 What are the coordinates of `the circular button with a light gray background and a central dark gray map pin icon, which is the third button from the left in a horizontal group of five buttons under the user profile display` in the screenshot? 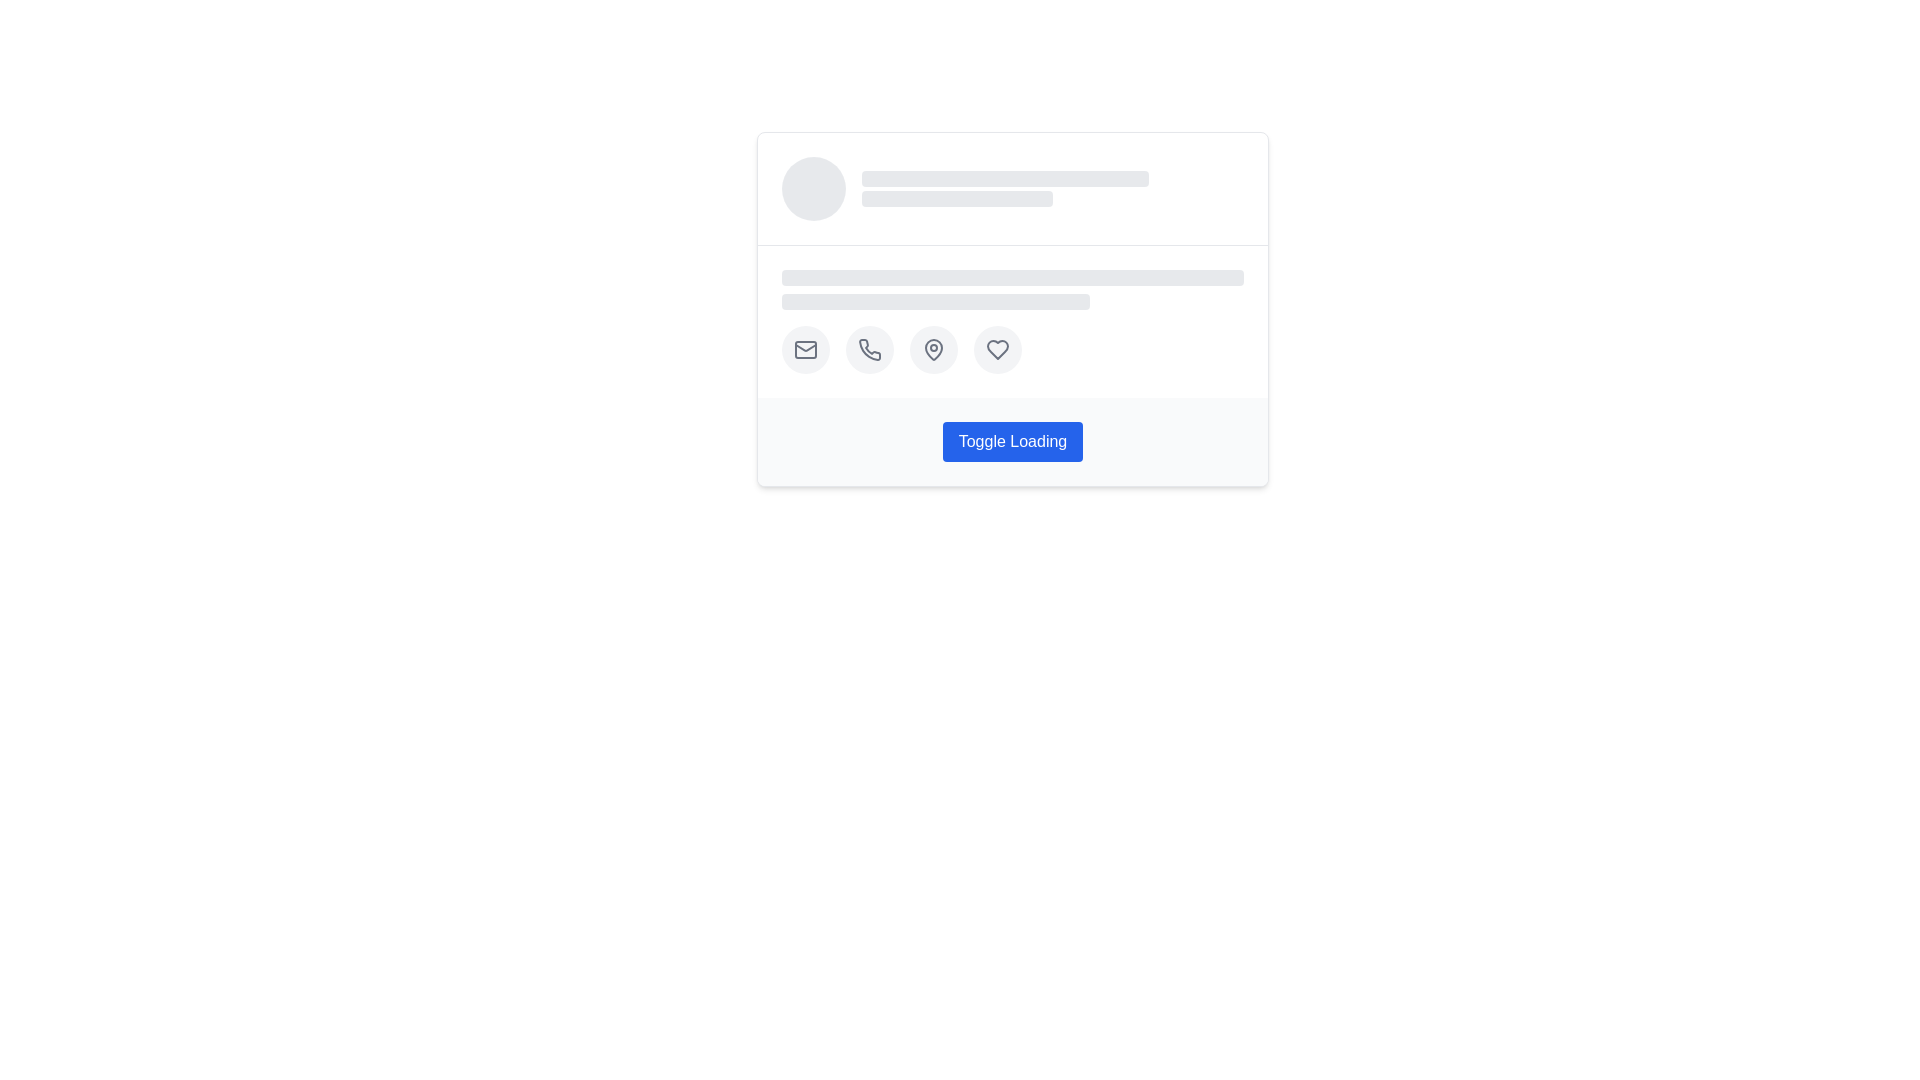 It's located at (933, 349).